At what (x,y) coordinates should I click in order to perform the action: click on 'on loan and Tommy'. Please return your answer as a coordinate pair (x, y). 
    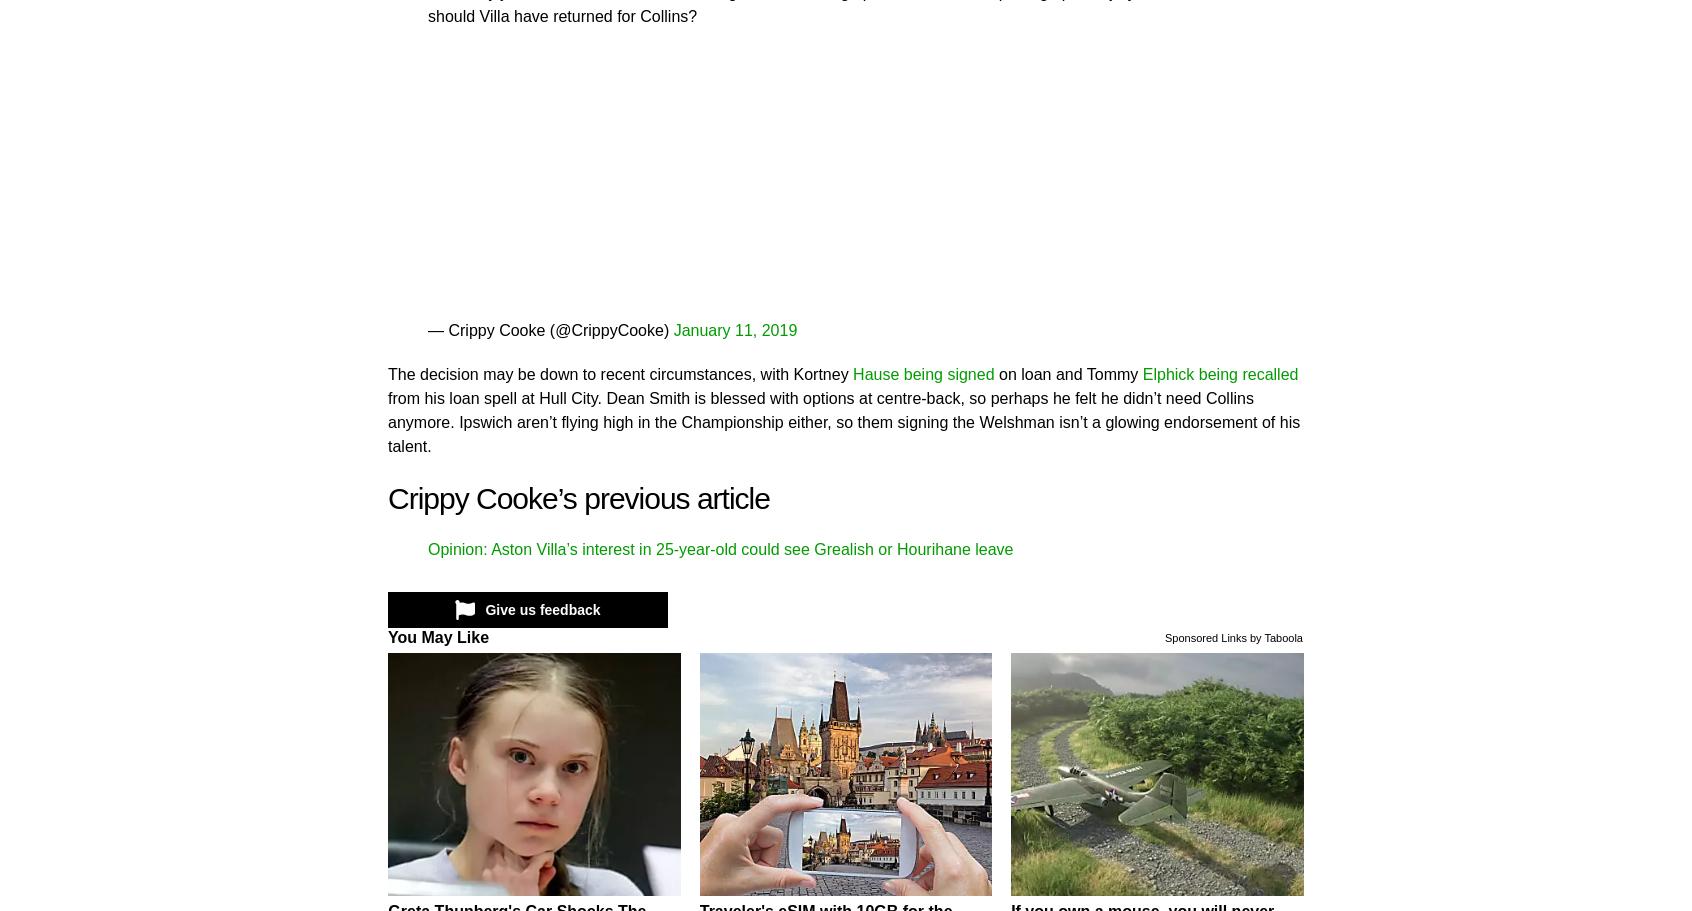
    Looking at the image, I should click on (993, 373).